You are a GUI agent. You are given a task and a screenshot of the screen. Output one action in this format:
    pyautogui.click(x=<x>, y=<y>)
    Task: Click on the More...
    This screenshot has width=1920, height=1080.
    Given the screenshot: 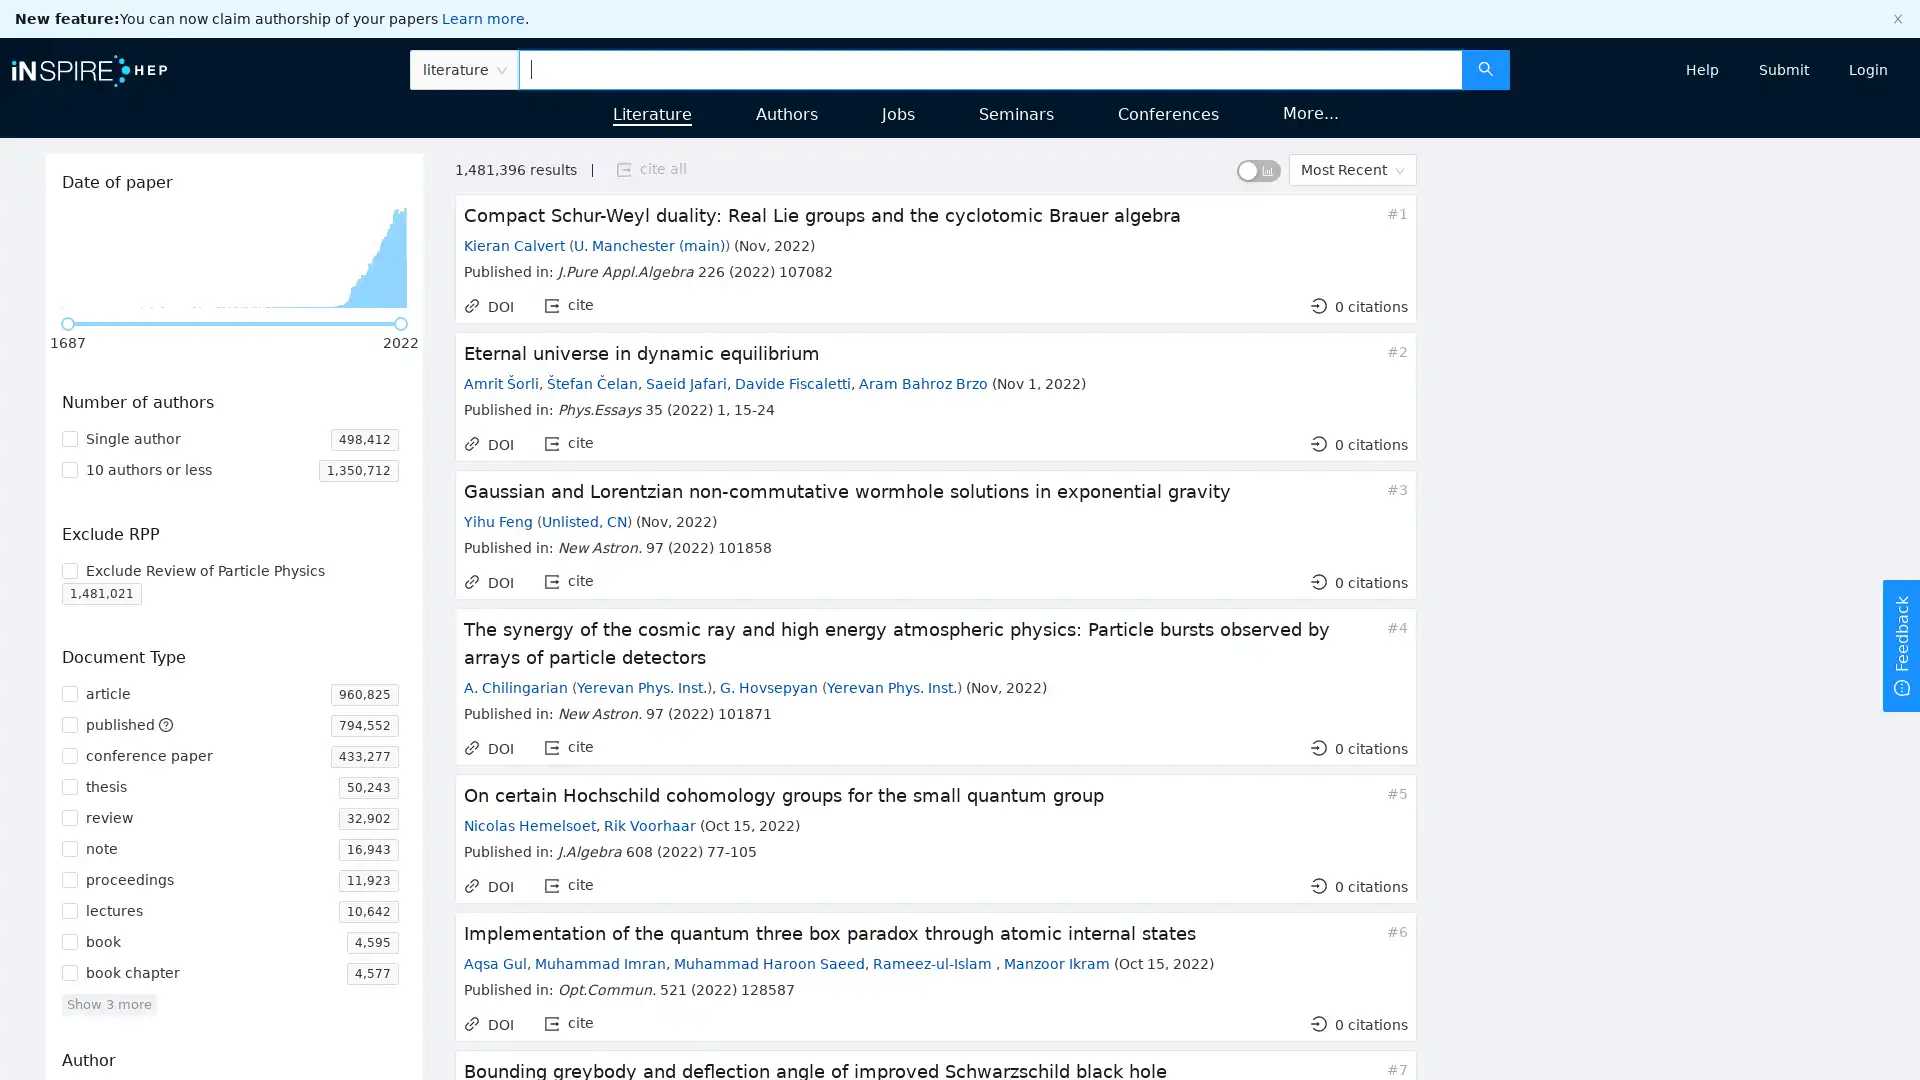 What is the action you would take?
    pyautogui.click(x=1310, y=112)
    